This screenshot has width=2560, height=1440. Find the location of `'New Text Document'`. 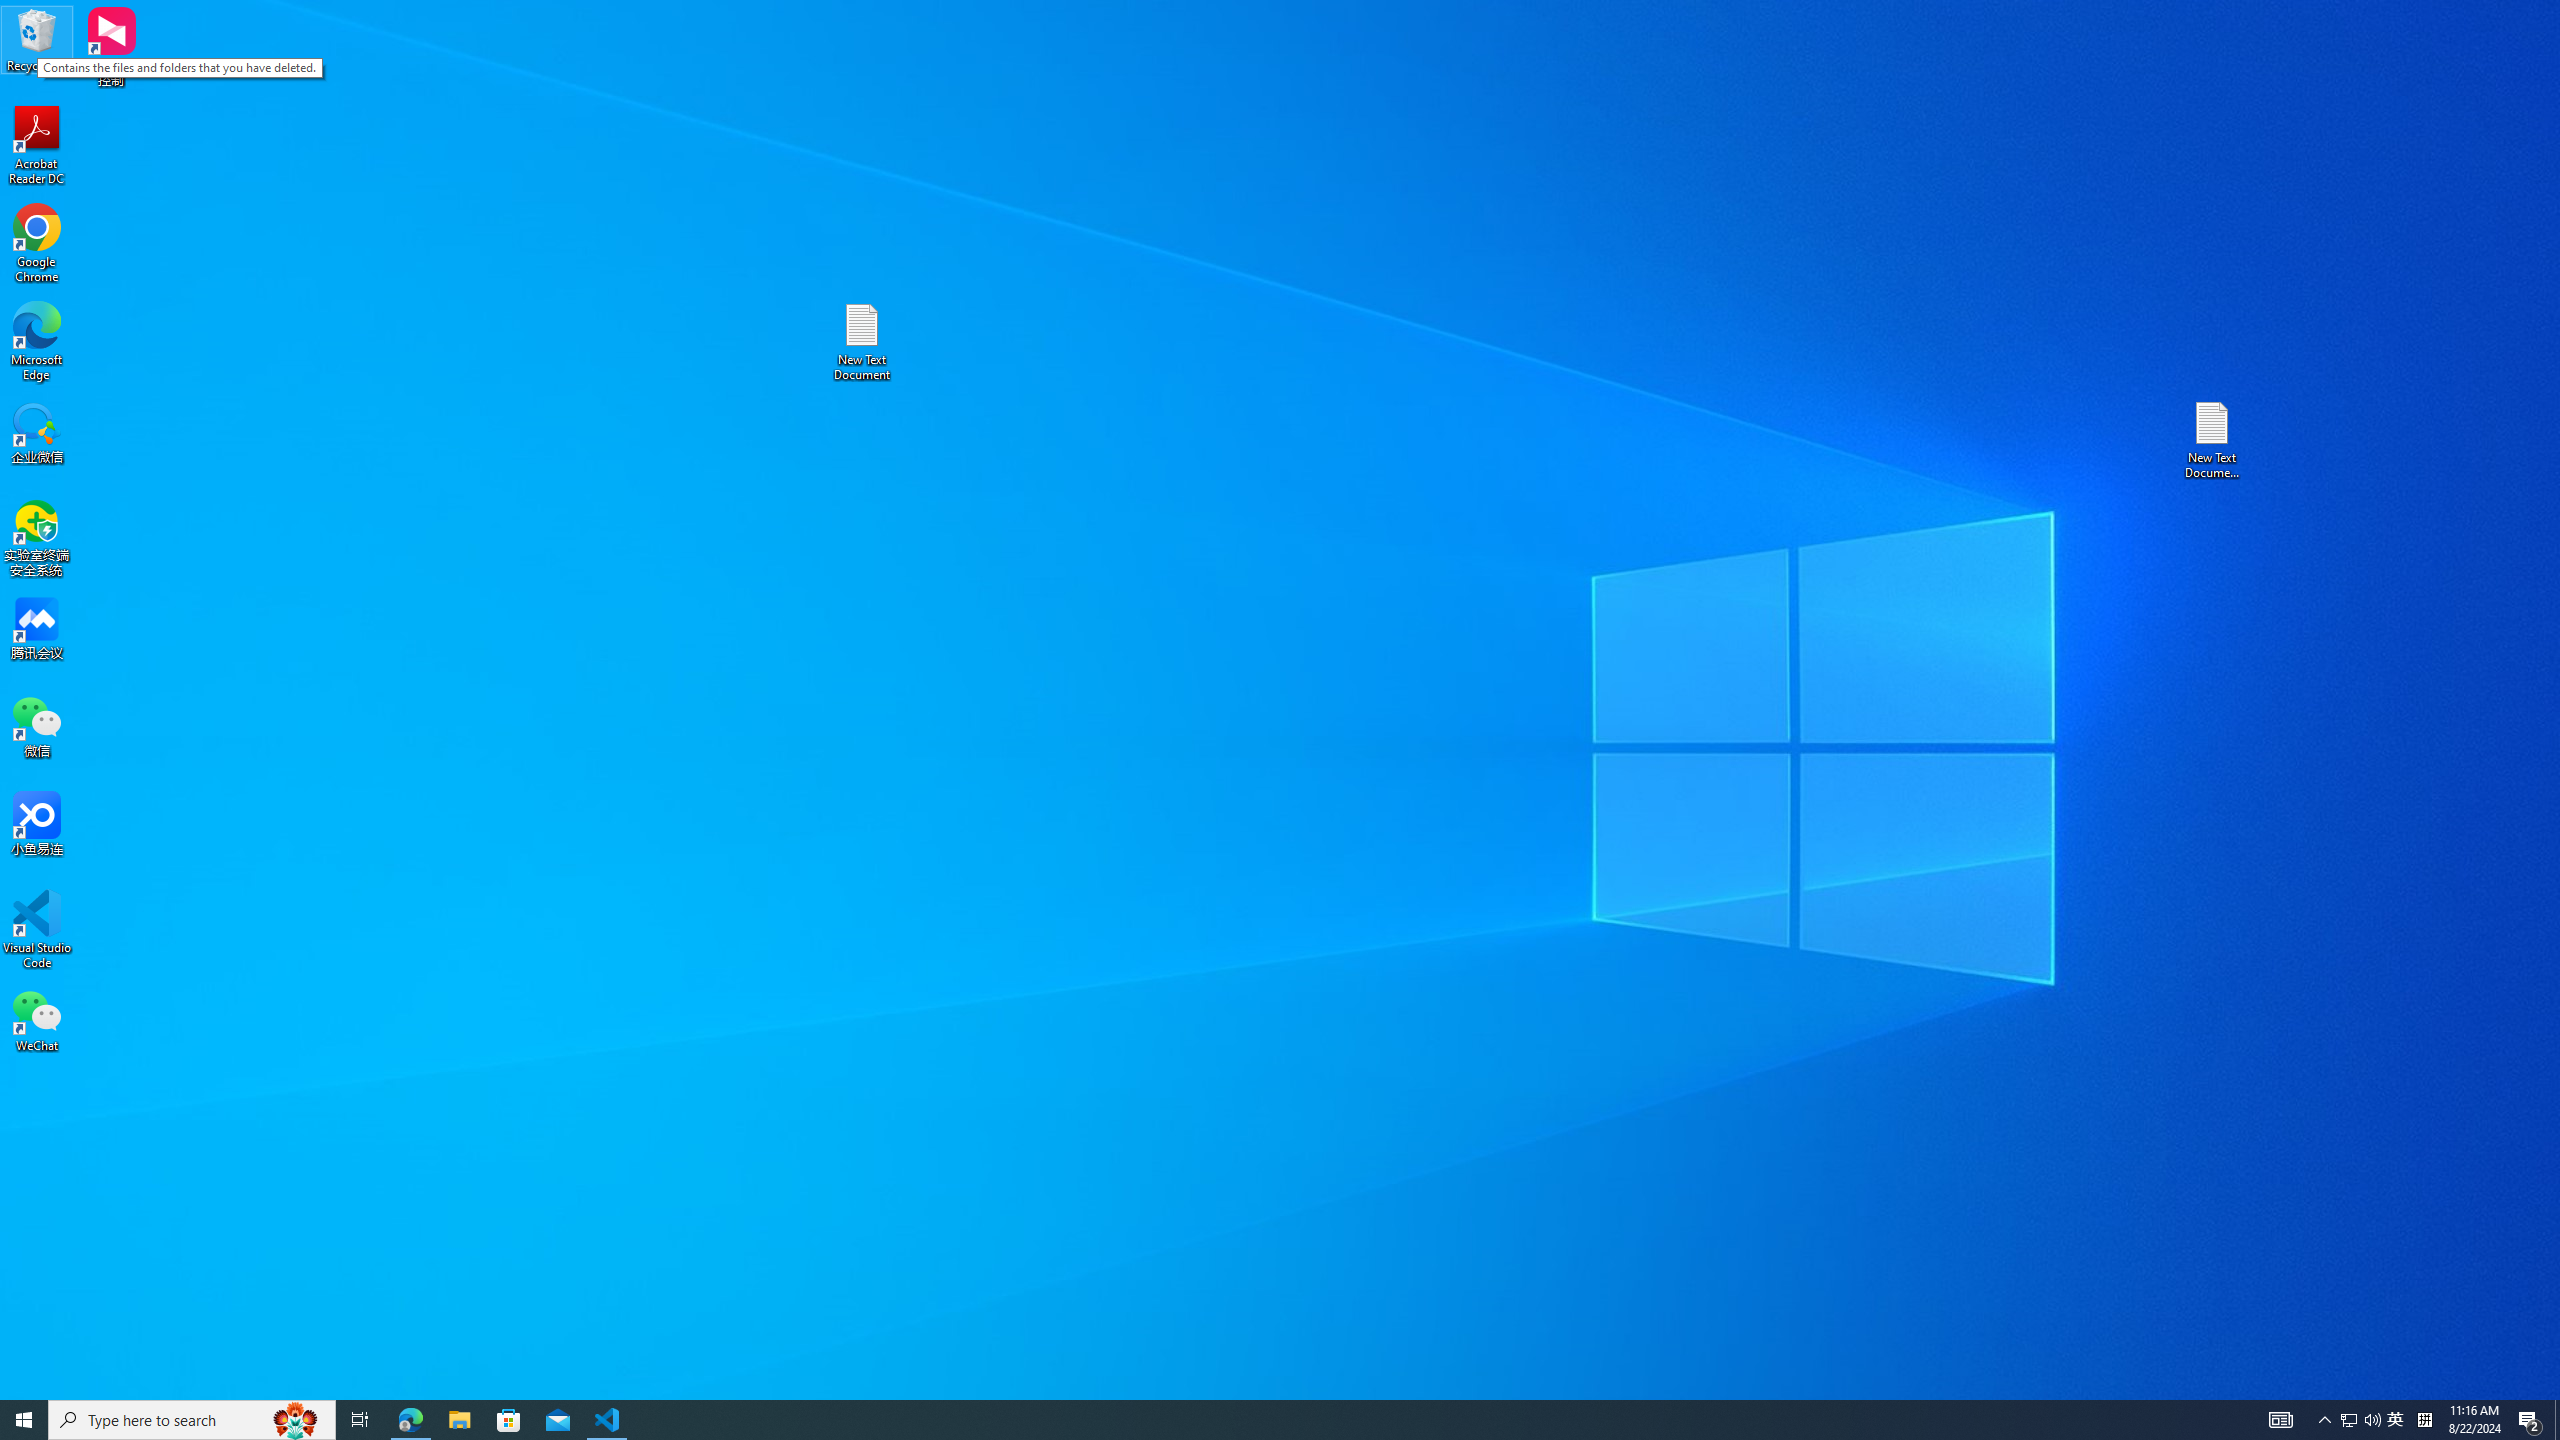

'New Text Document' is located at coordinates (860, 341).